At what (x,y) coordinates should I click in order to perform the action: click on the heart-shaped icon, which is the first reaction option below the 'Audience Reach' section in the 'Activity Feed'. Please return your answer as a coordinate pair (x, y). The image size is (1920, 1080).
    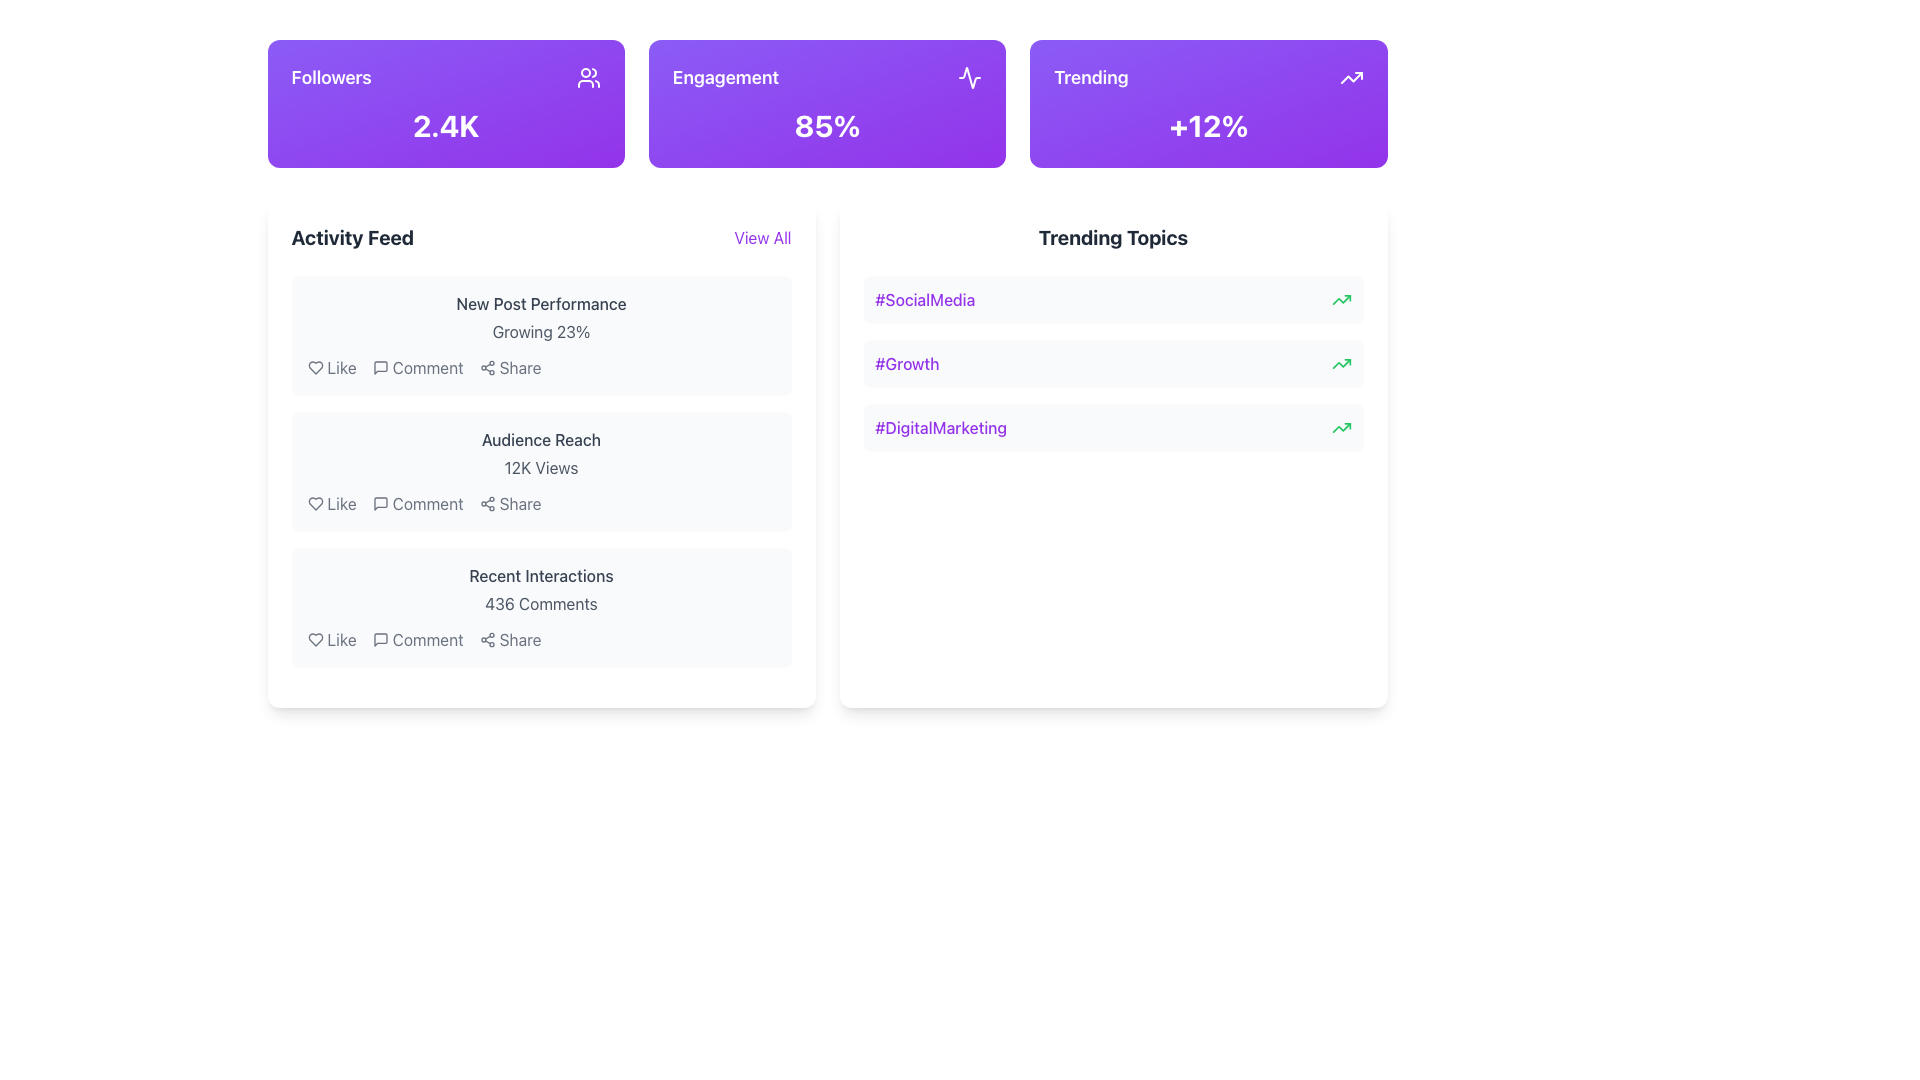
    Looking at the image, I should click on (314, 503).